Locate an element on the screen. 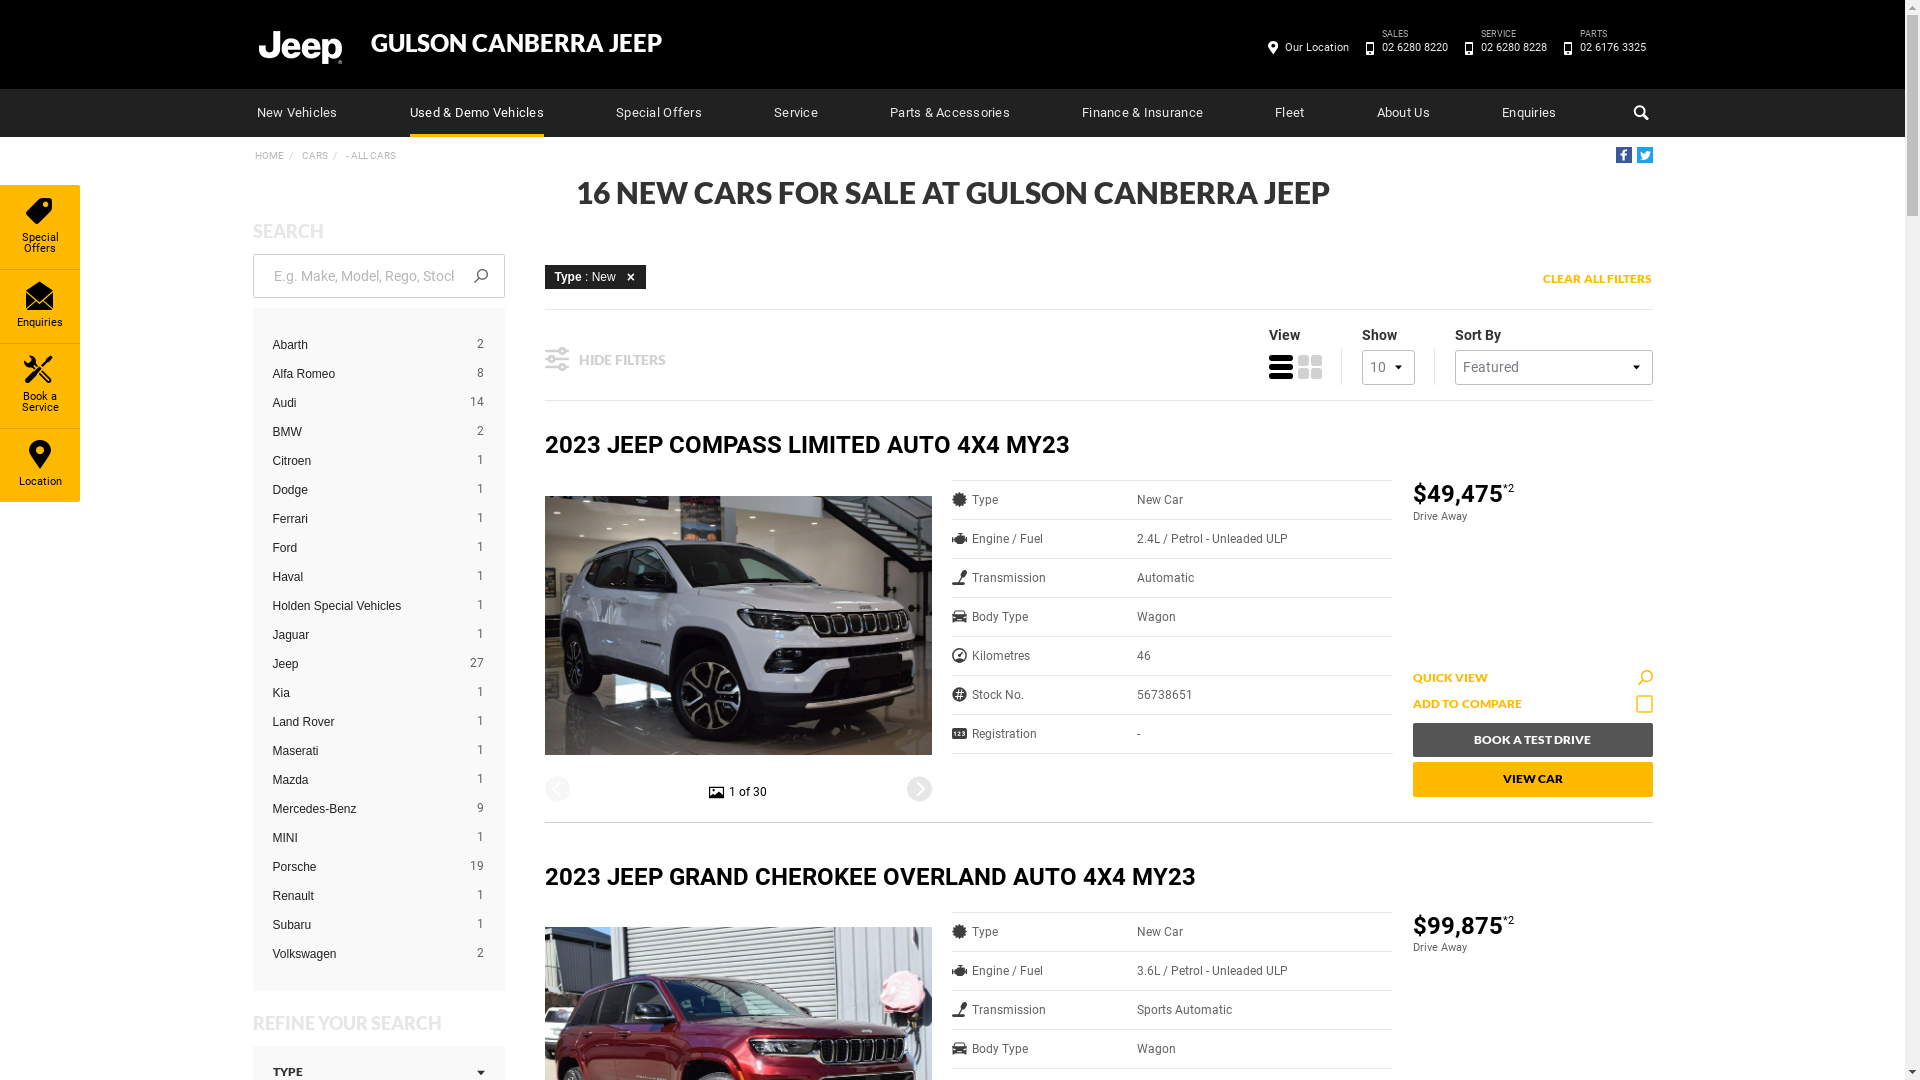  'Renault' is located at coordinates (271, 894).